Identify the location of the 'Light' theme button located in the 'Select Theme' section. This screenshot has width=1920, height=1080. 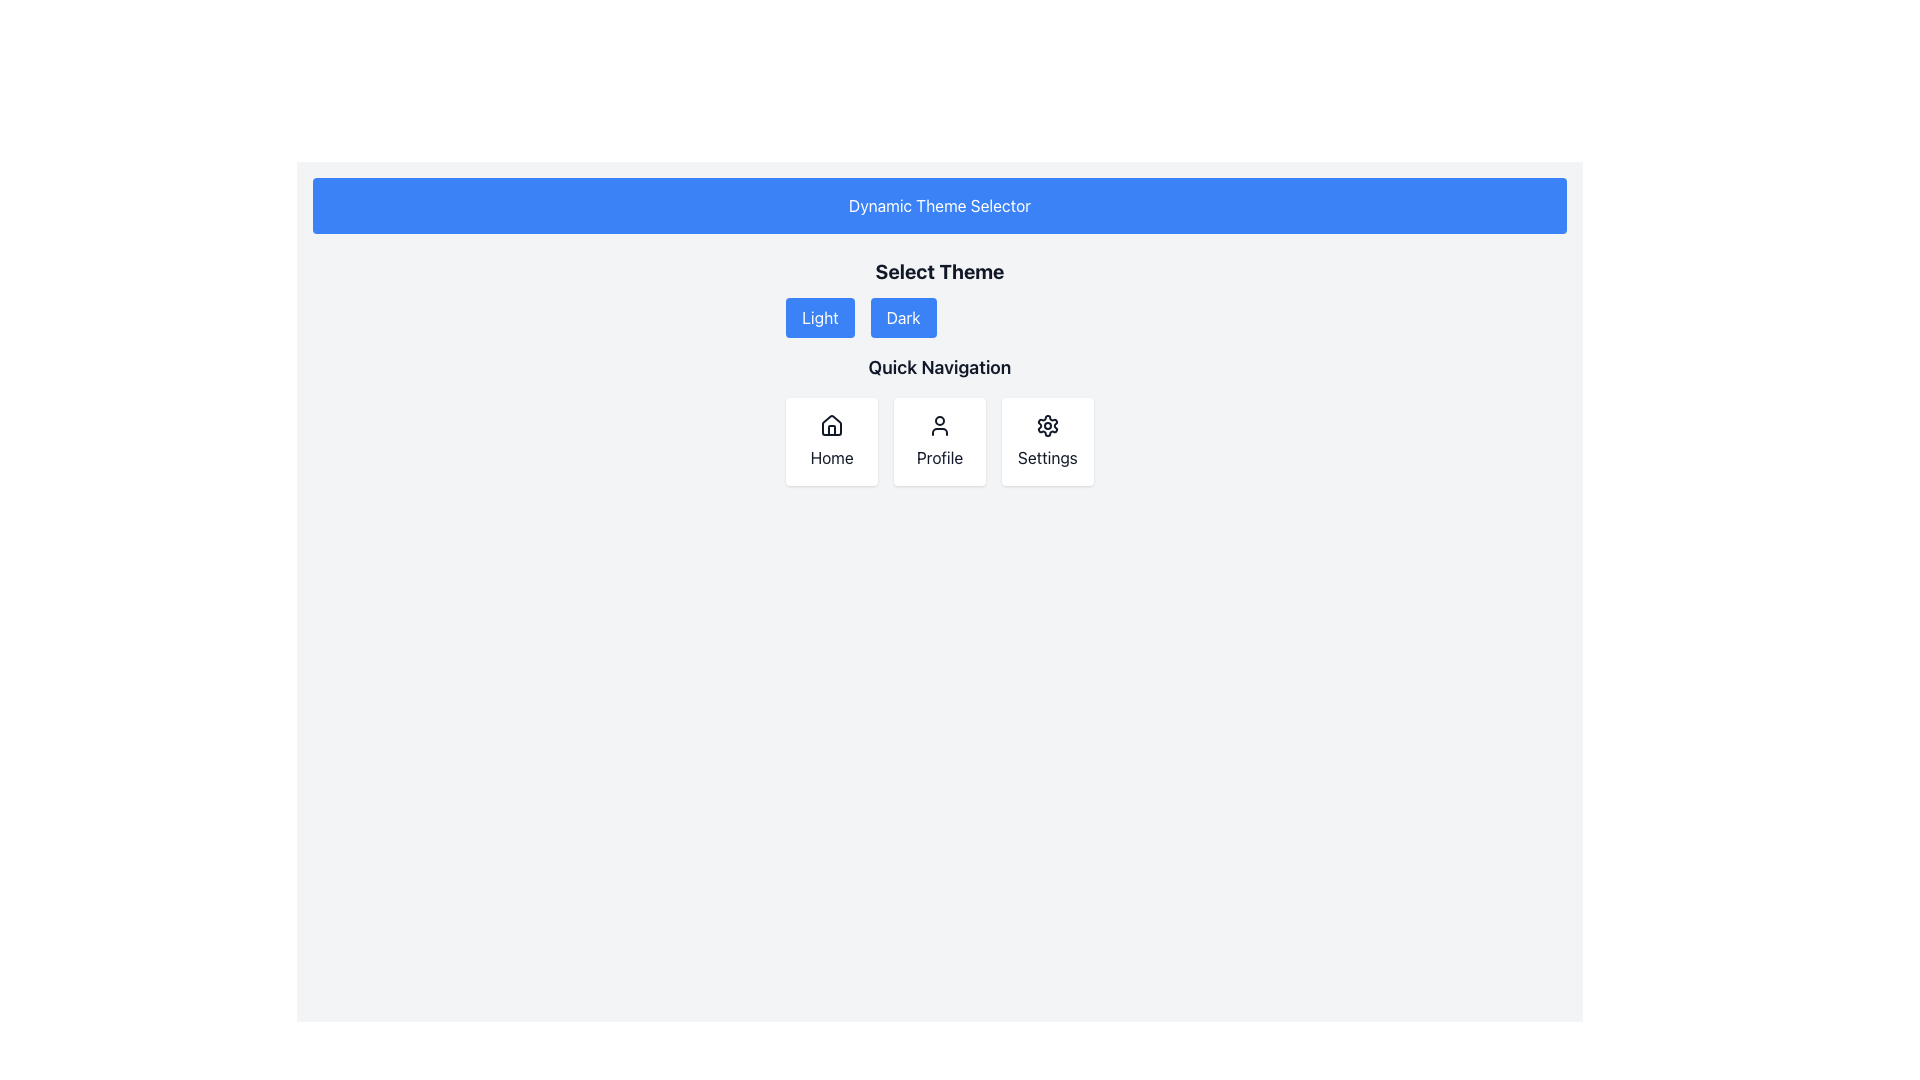
(820, 316).